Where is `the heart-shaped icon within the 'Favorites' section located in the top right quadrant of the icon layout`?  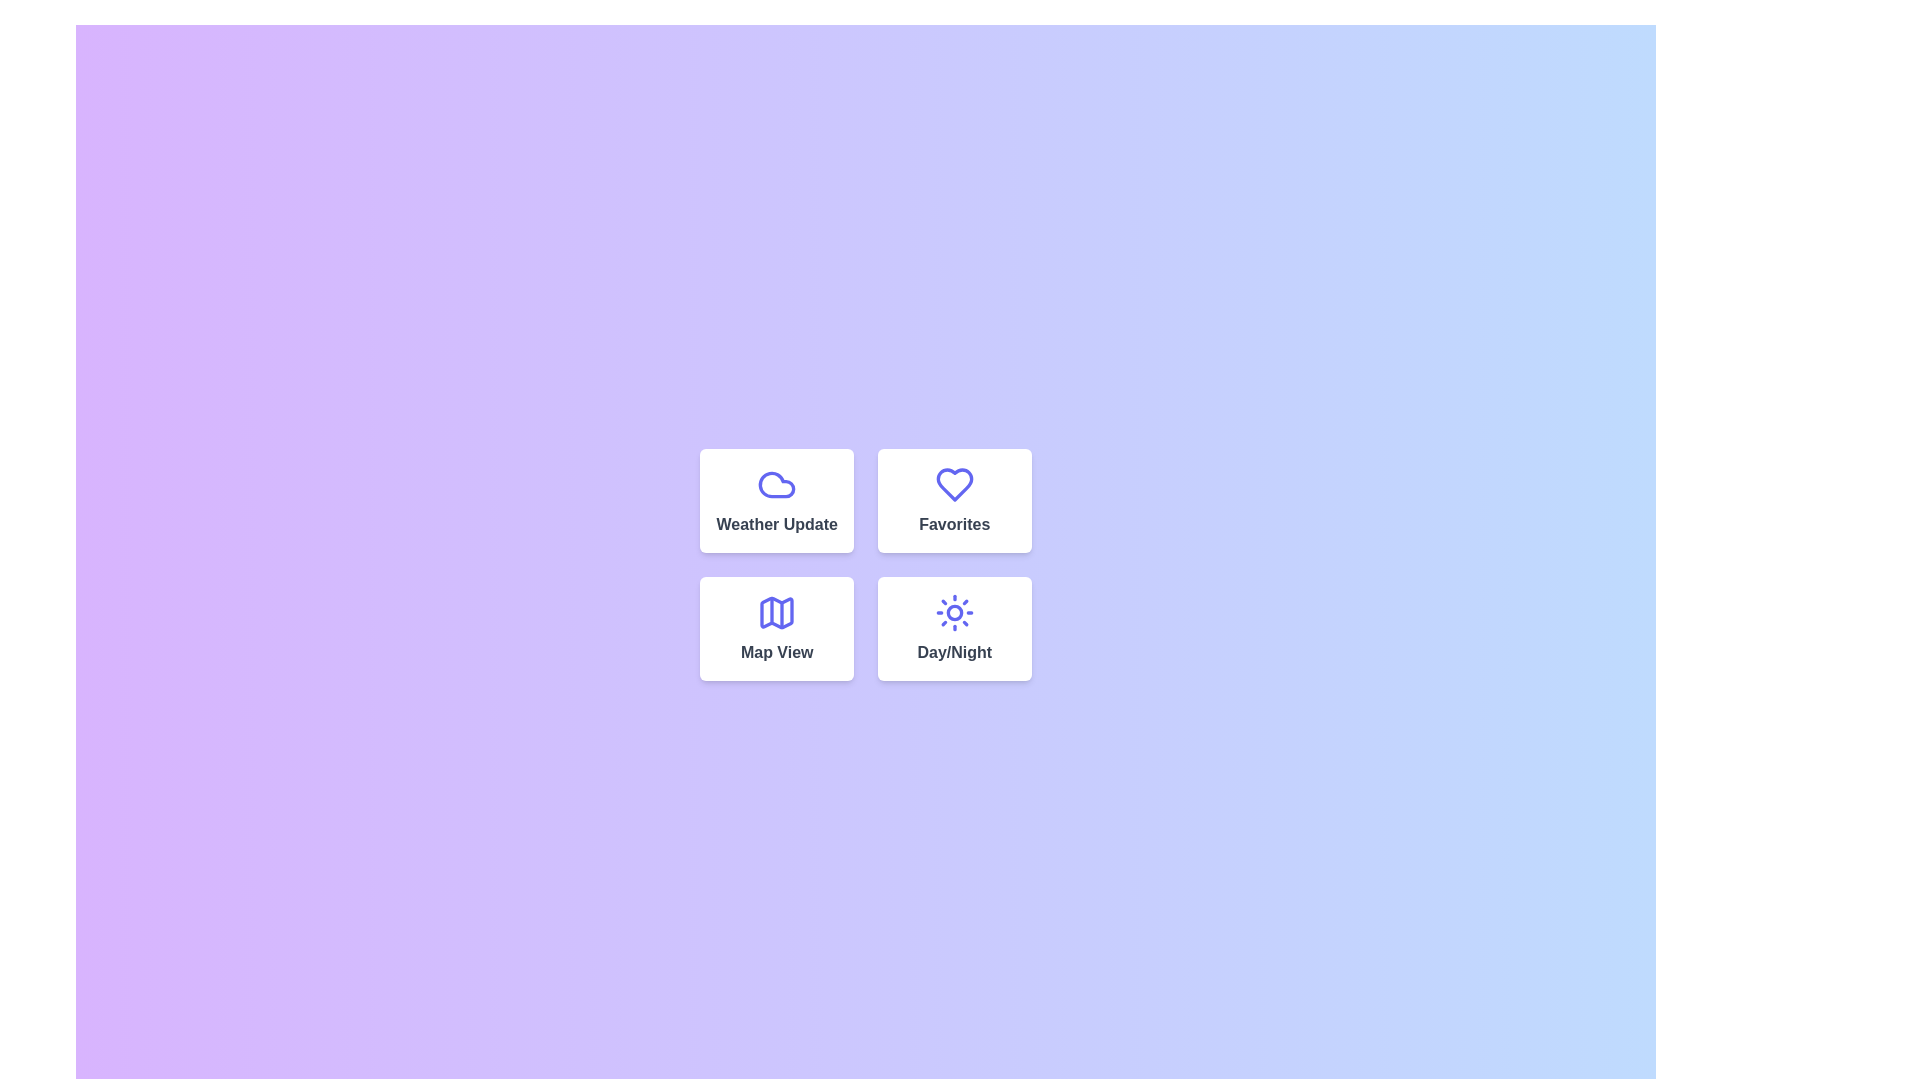 the heart-shaped icon within the 'Favorites' section located in the top right quadrant of the icon layout is located at coordinates (953, 485).